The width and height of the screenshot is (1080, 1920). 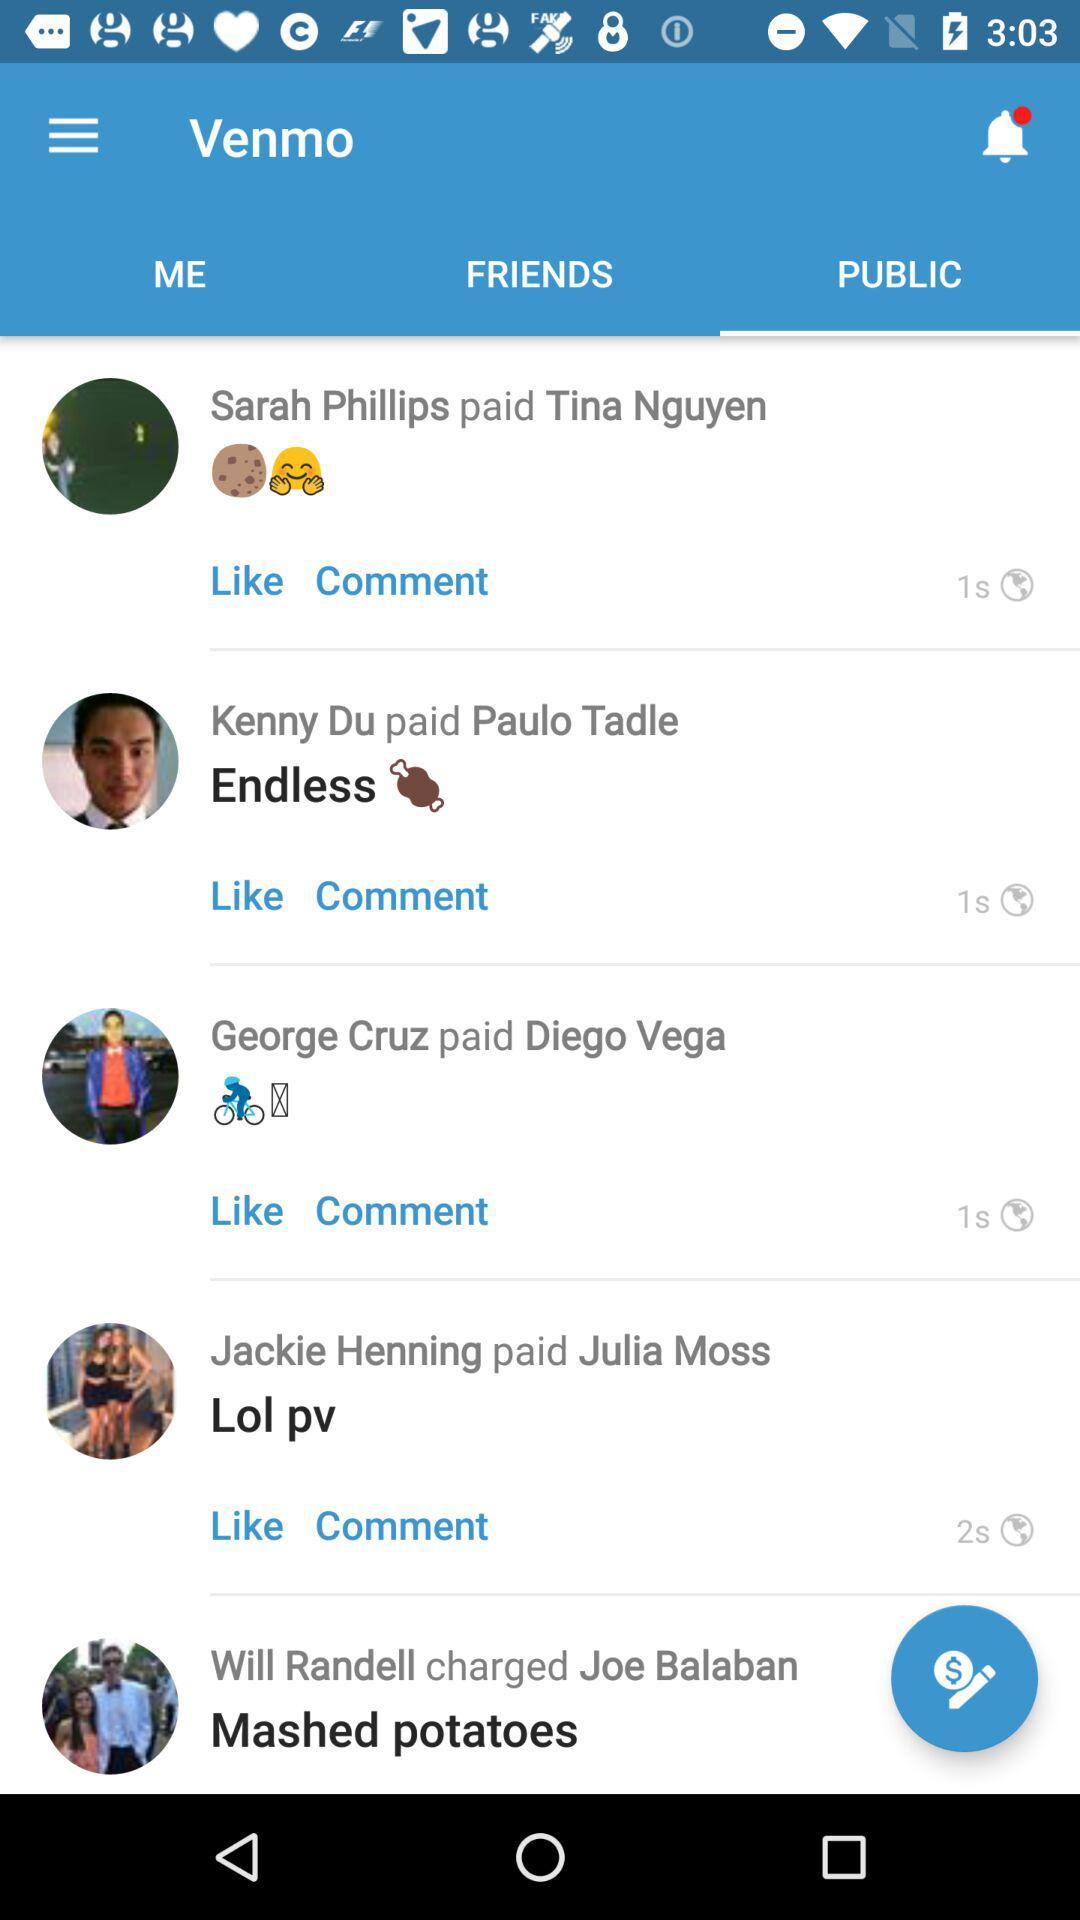 I want to click on profile, so click(x=110, y=1390).